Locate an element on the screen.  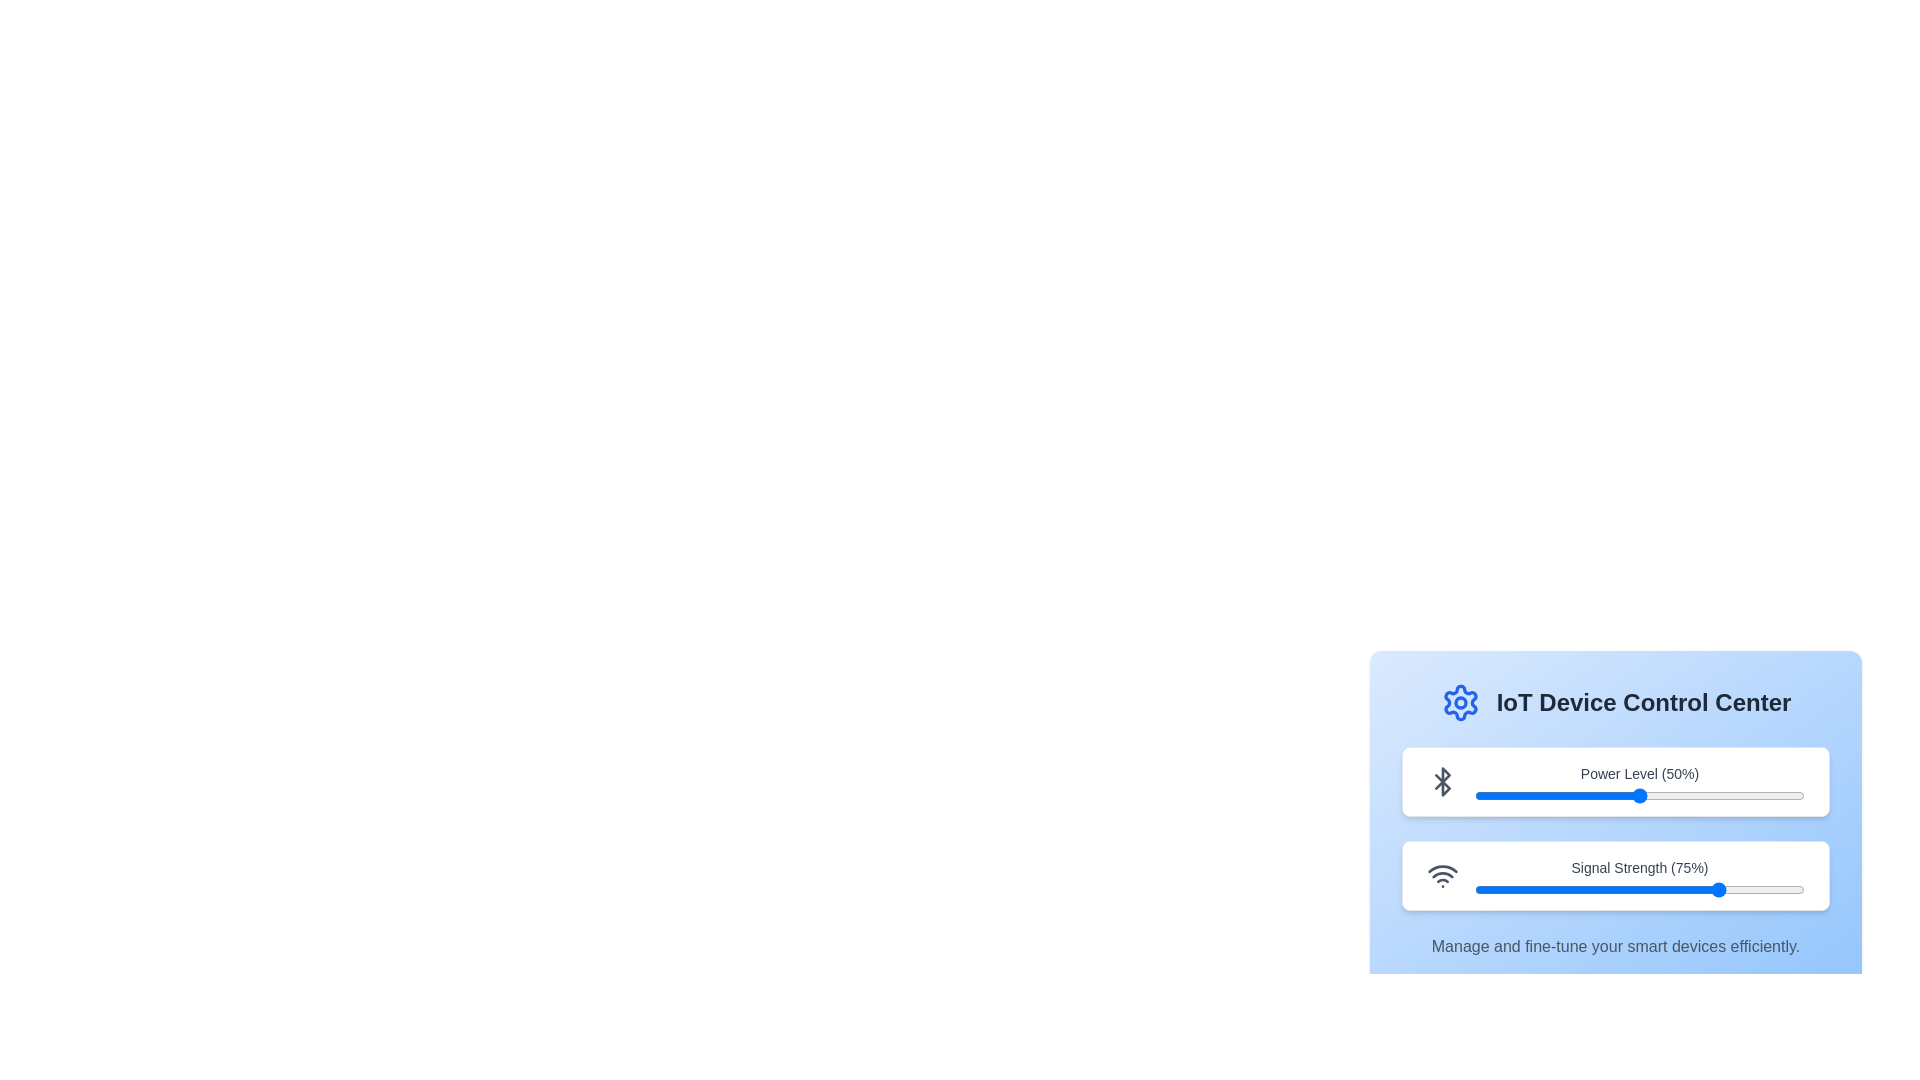
the Signal Strength slider to 48% is located at coordinates (1633, 889).